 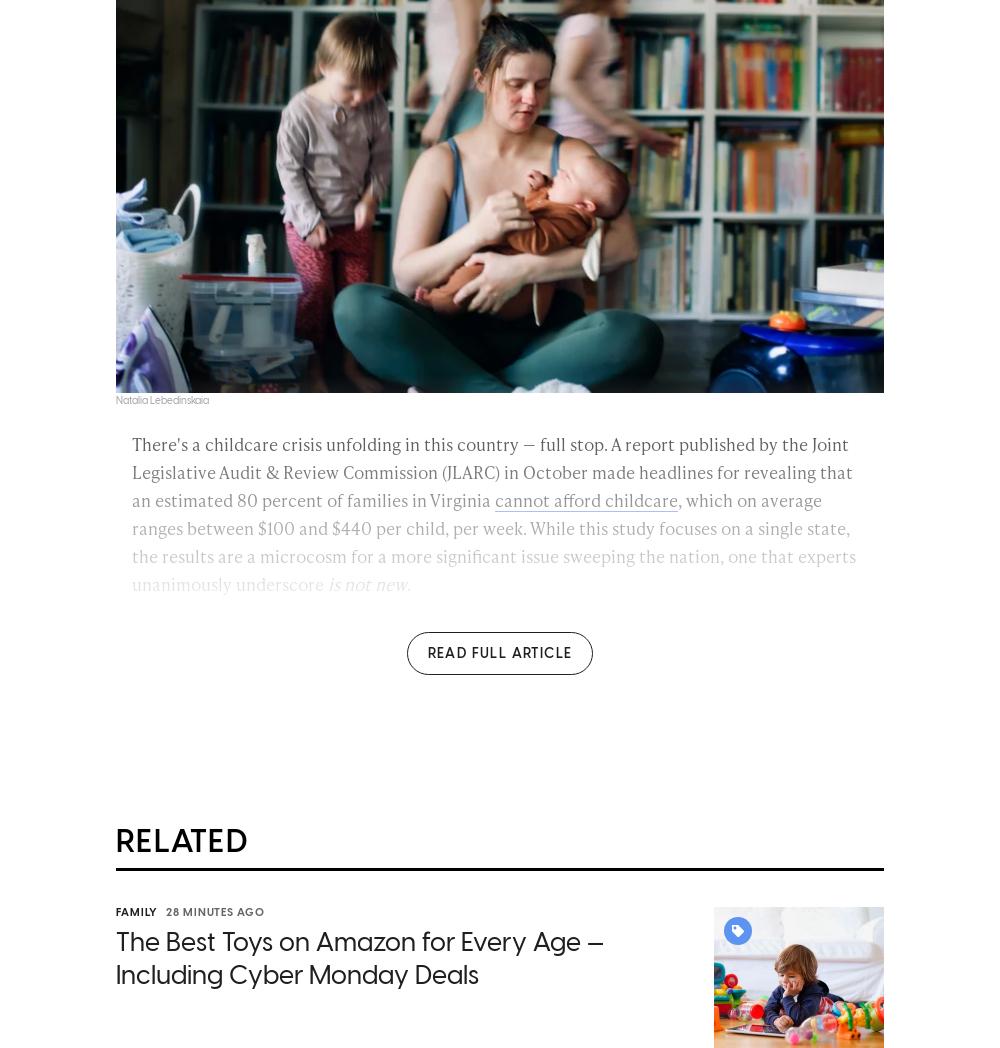 I want to click on 'Joe Biden Wants to Make Child Care More Affordable For American Families — Here's His Plan', so click(x=503, y=942).